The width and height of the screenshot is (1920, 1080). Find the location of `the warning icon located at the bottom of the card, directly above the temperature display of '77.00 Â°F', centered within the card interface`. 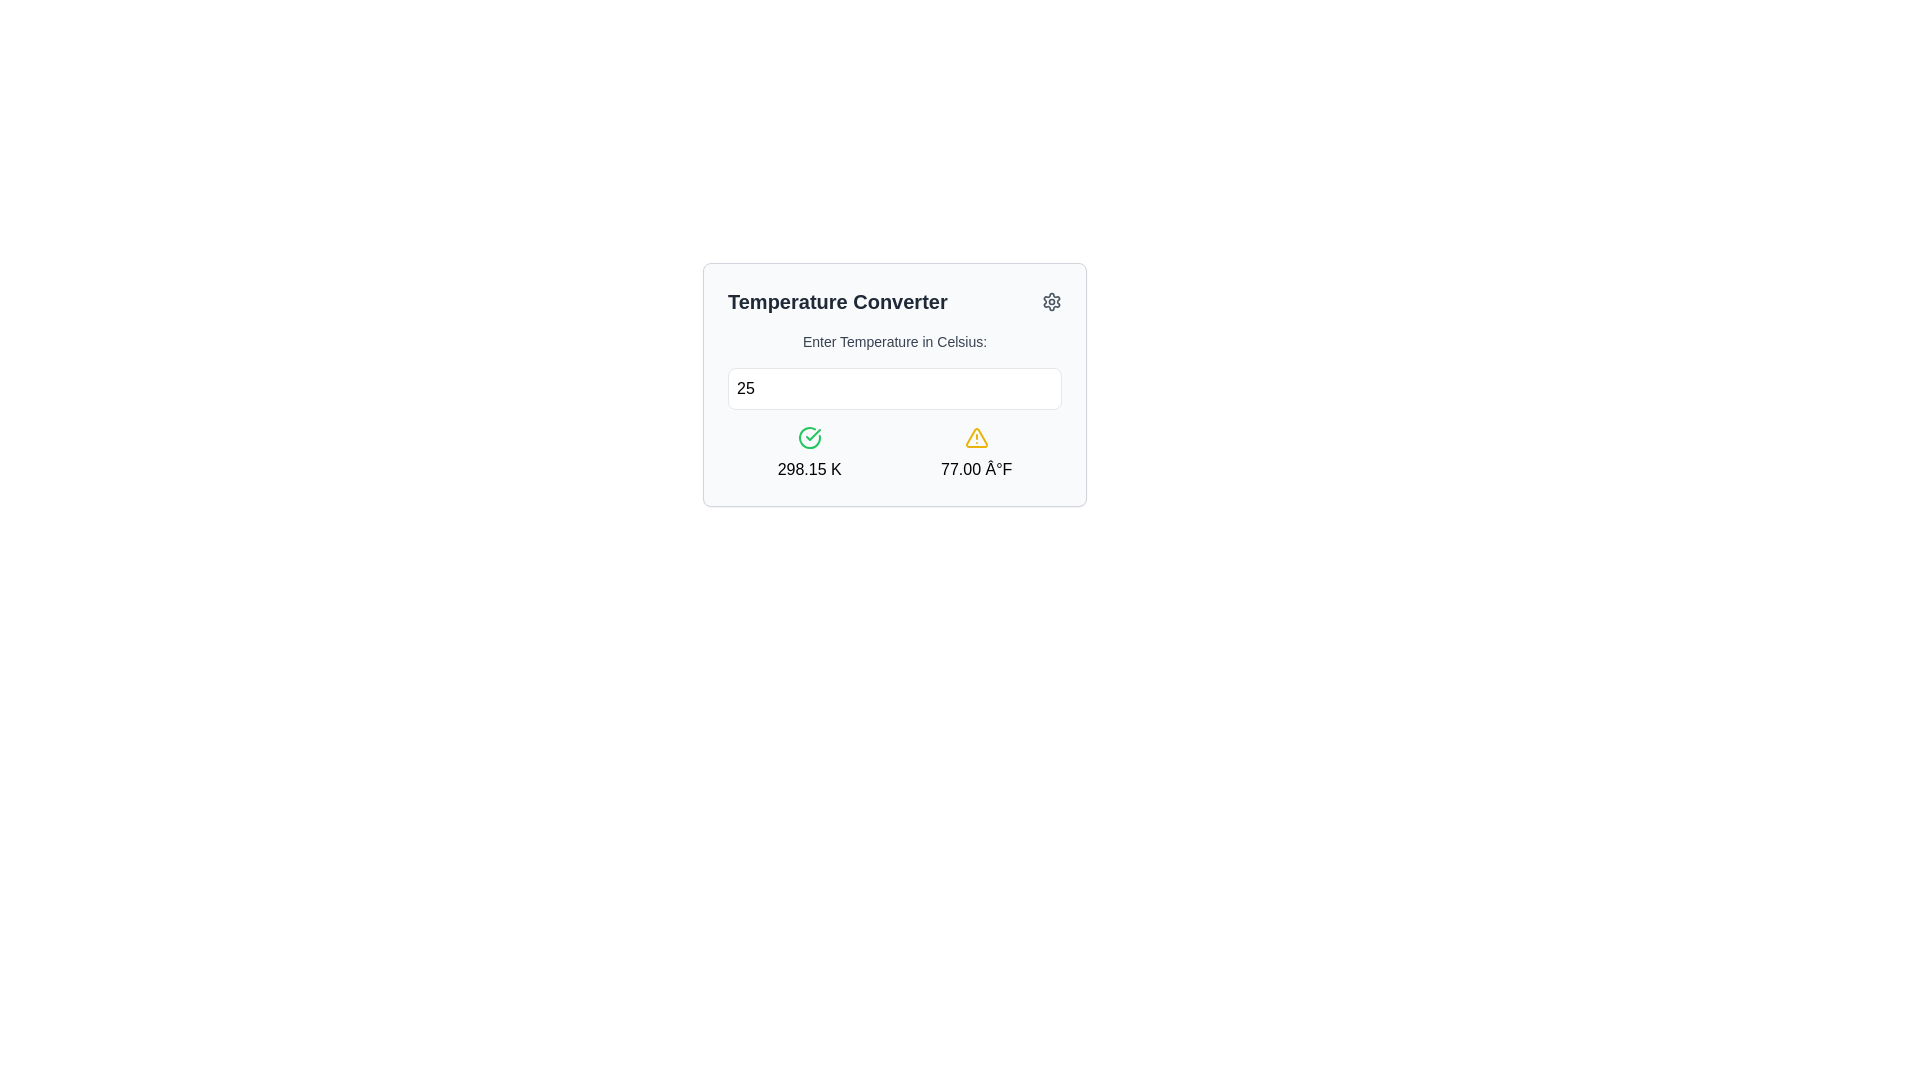

the warning icon located at the bottom of the card, directly above the temperature display of '77.00 Â°F', centered within the card interface is located at coordinates (976, 437).